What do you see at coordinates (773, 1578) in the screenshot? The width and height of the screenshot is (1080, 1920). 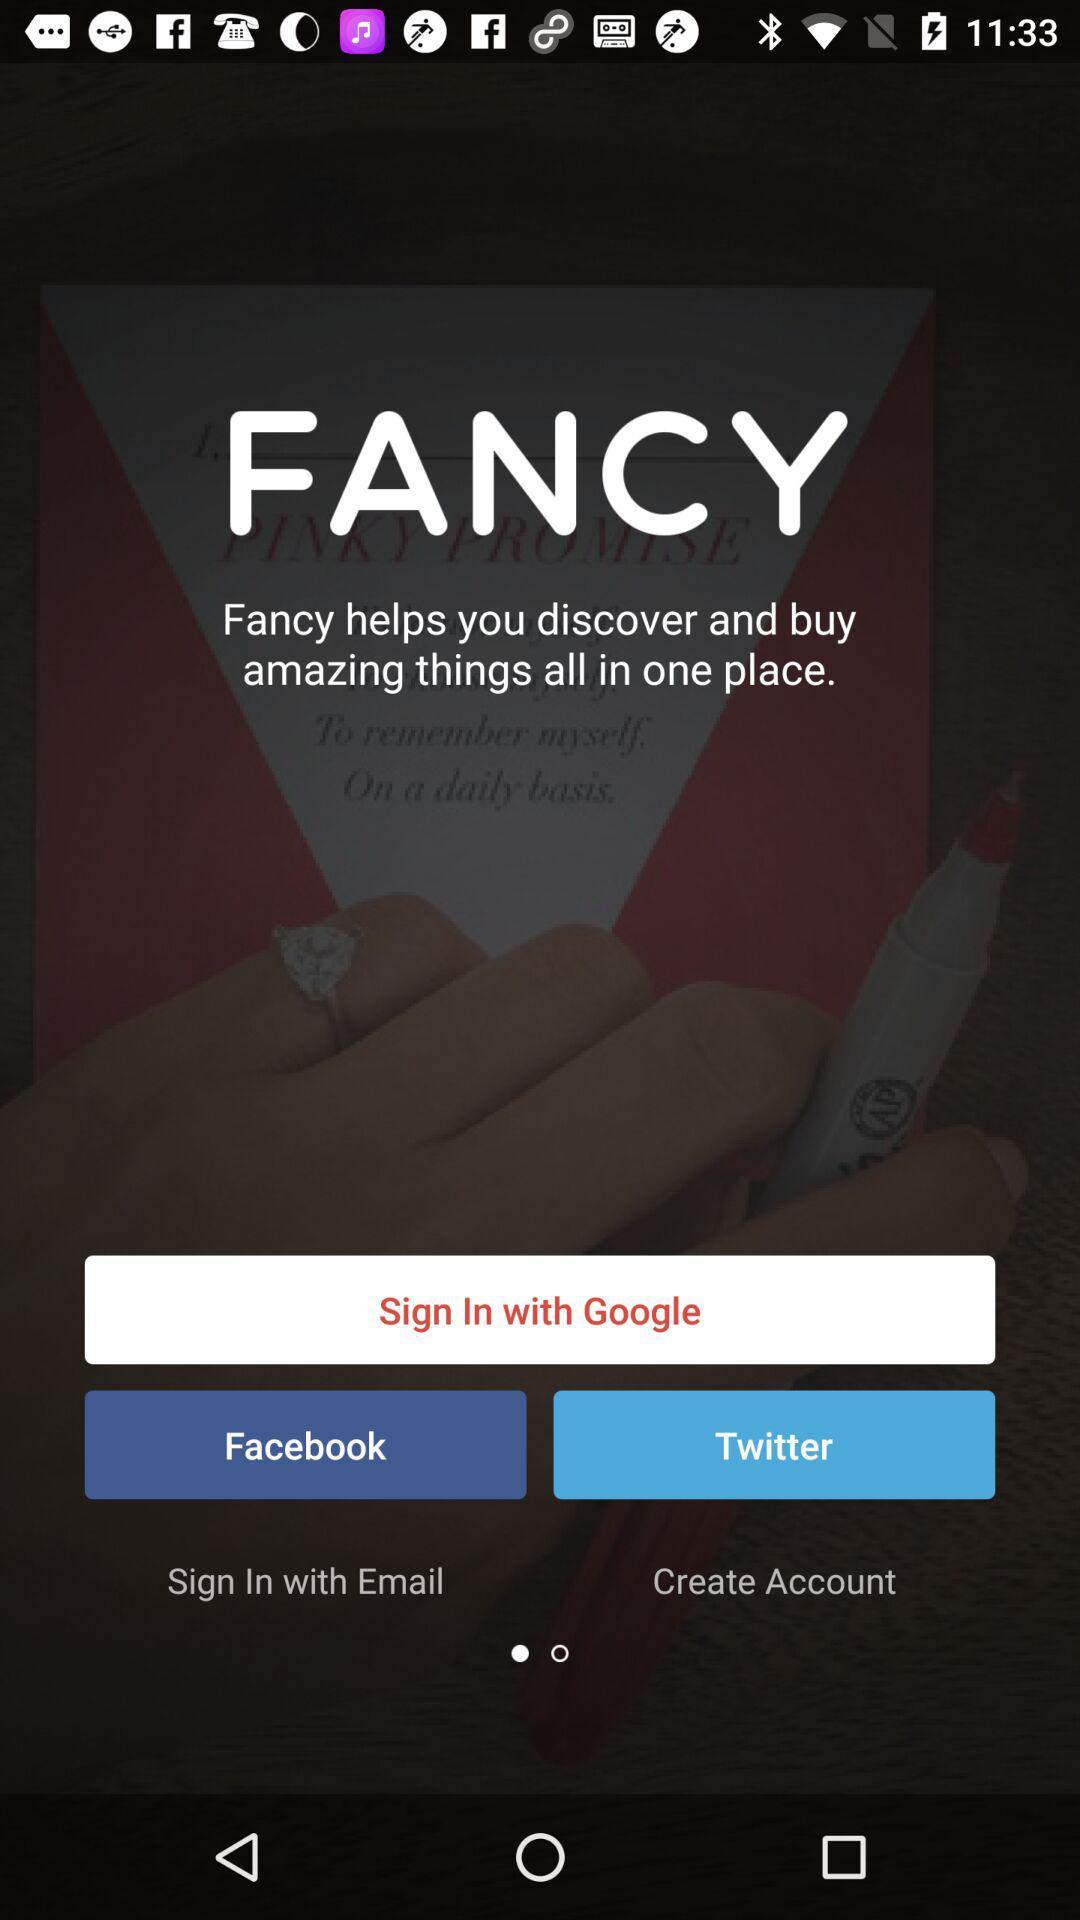 I see `the create account` at bounding box center [773, 1578].